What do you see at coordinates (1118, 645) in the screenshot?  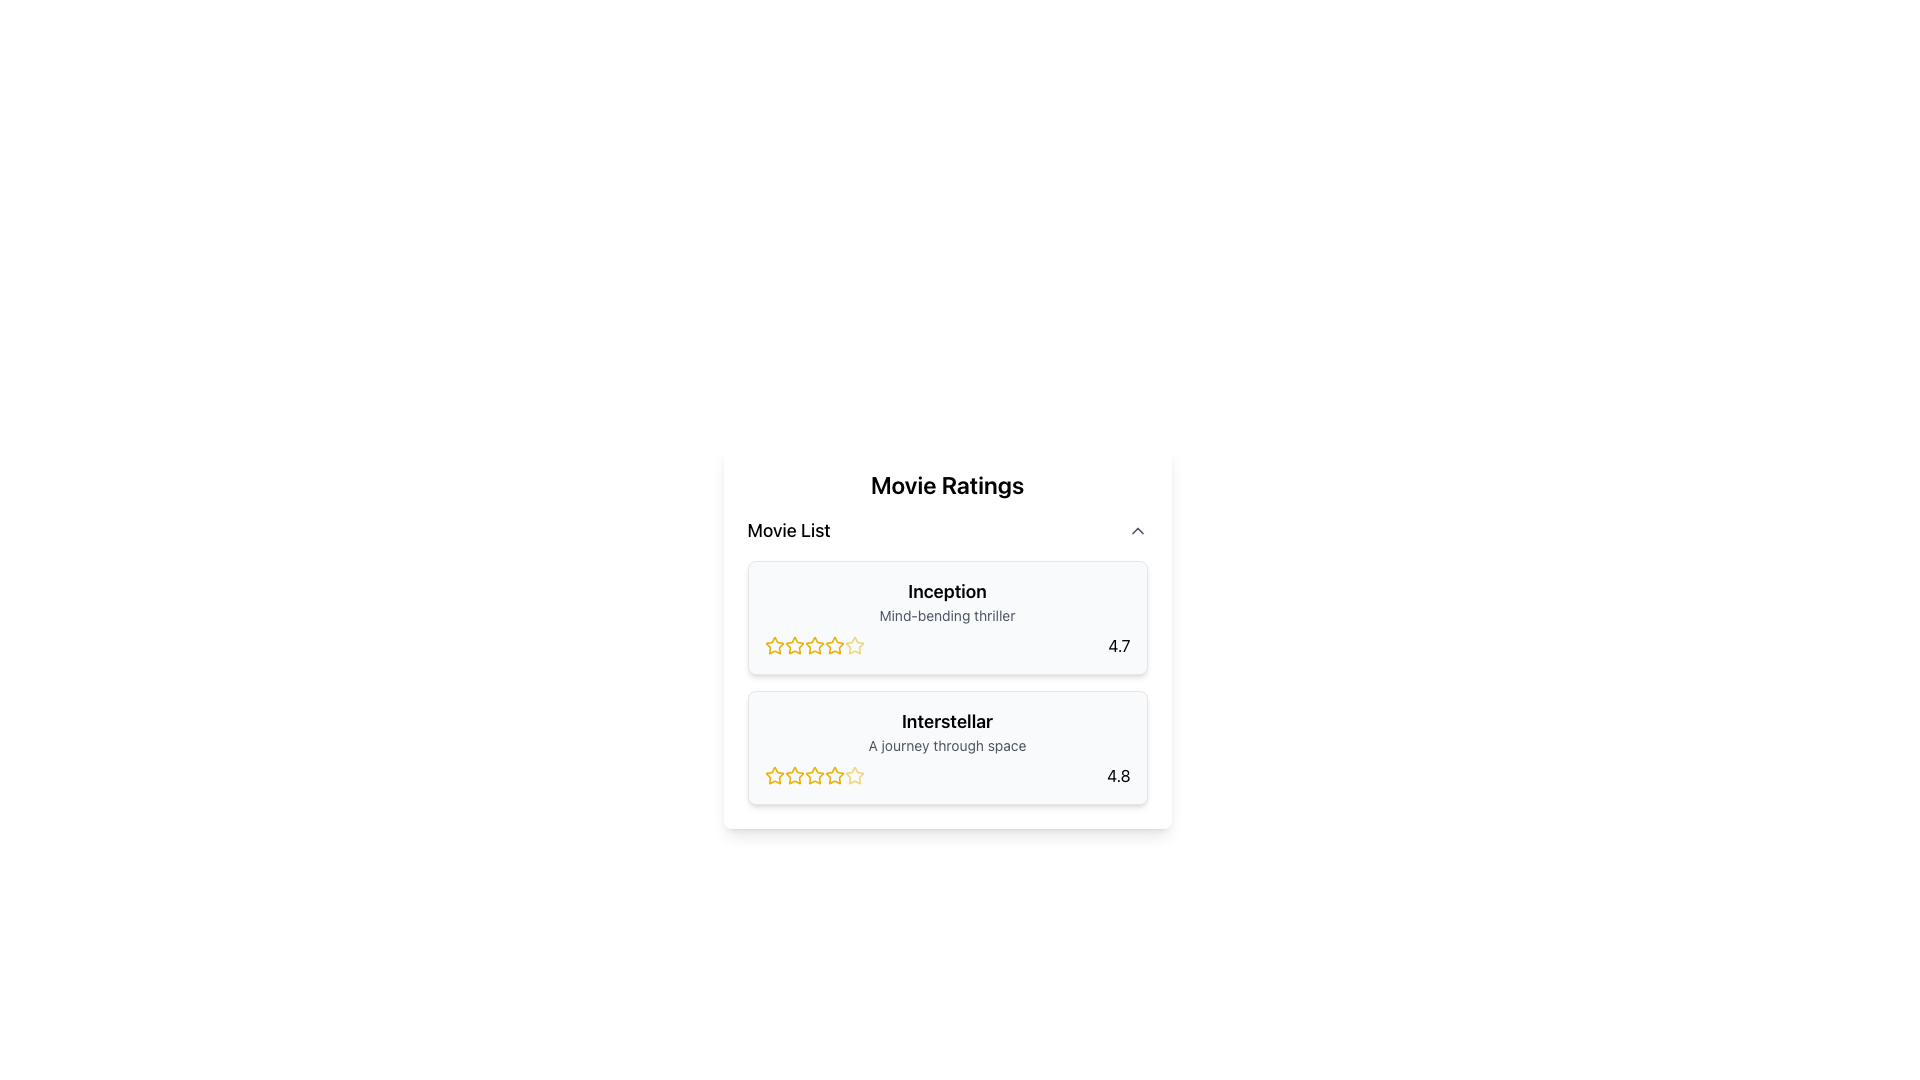 I see `text '4.7' displayed in bold black font located at the far right side of the top card under 'Movie Ratings', aligned with the yellow star rating icons` at bounding box center [1118, 645].